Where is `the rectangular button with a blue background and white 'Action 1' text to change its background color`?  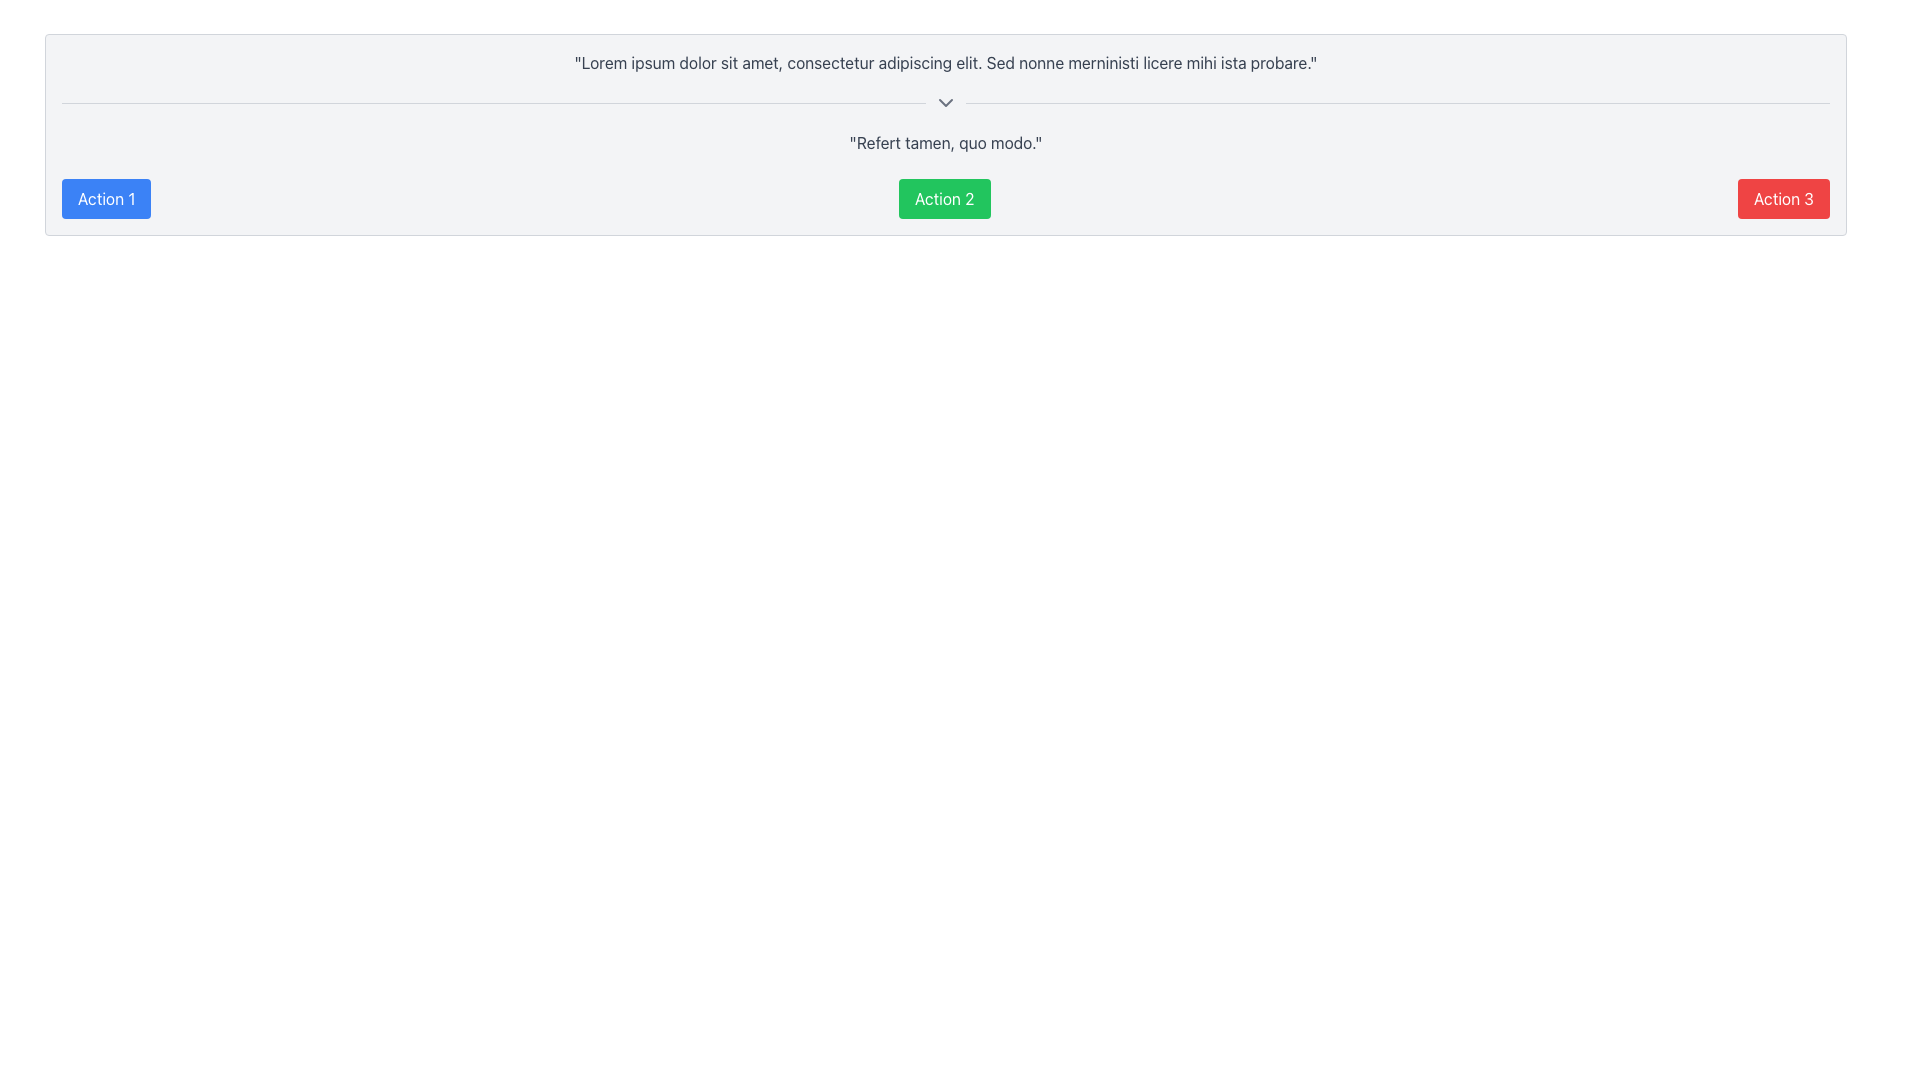
the rectangular button with a blue background and white 'Action 1' text to change its background color is located at coordinates (105, 199).